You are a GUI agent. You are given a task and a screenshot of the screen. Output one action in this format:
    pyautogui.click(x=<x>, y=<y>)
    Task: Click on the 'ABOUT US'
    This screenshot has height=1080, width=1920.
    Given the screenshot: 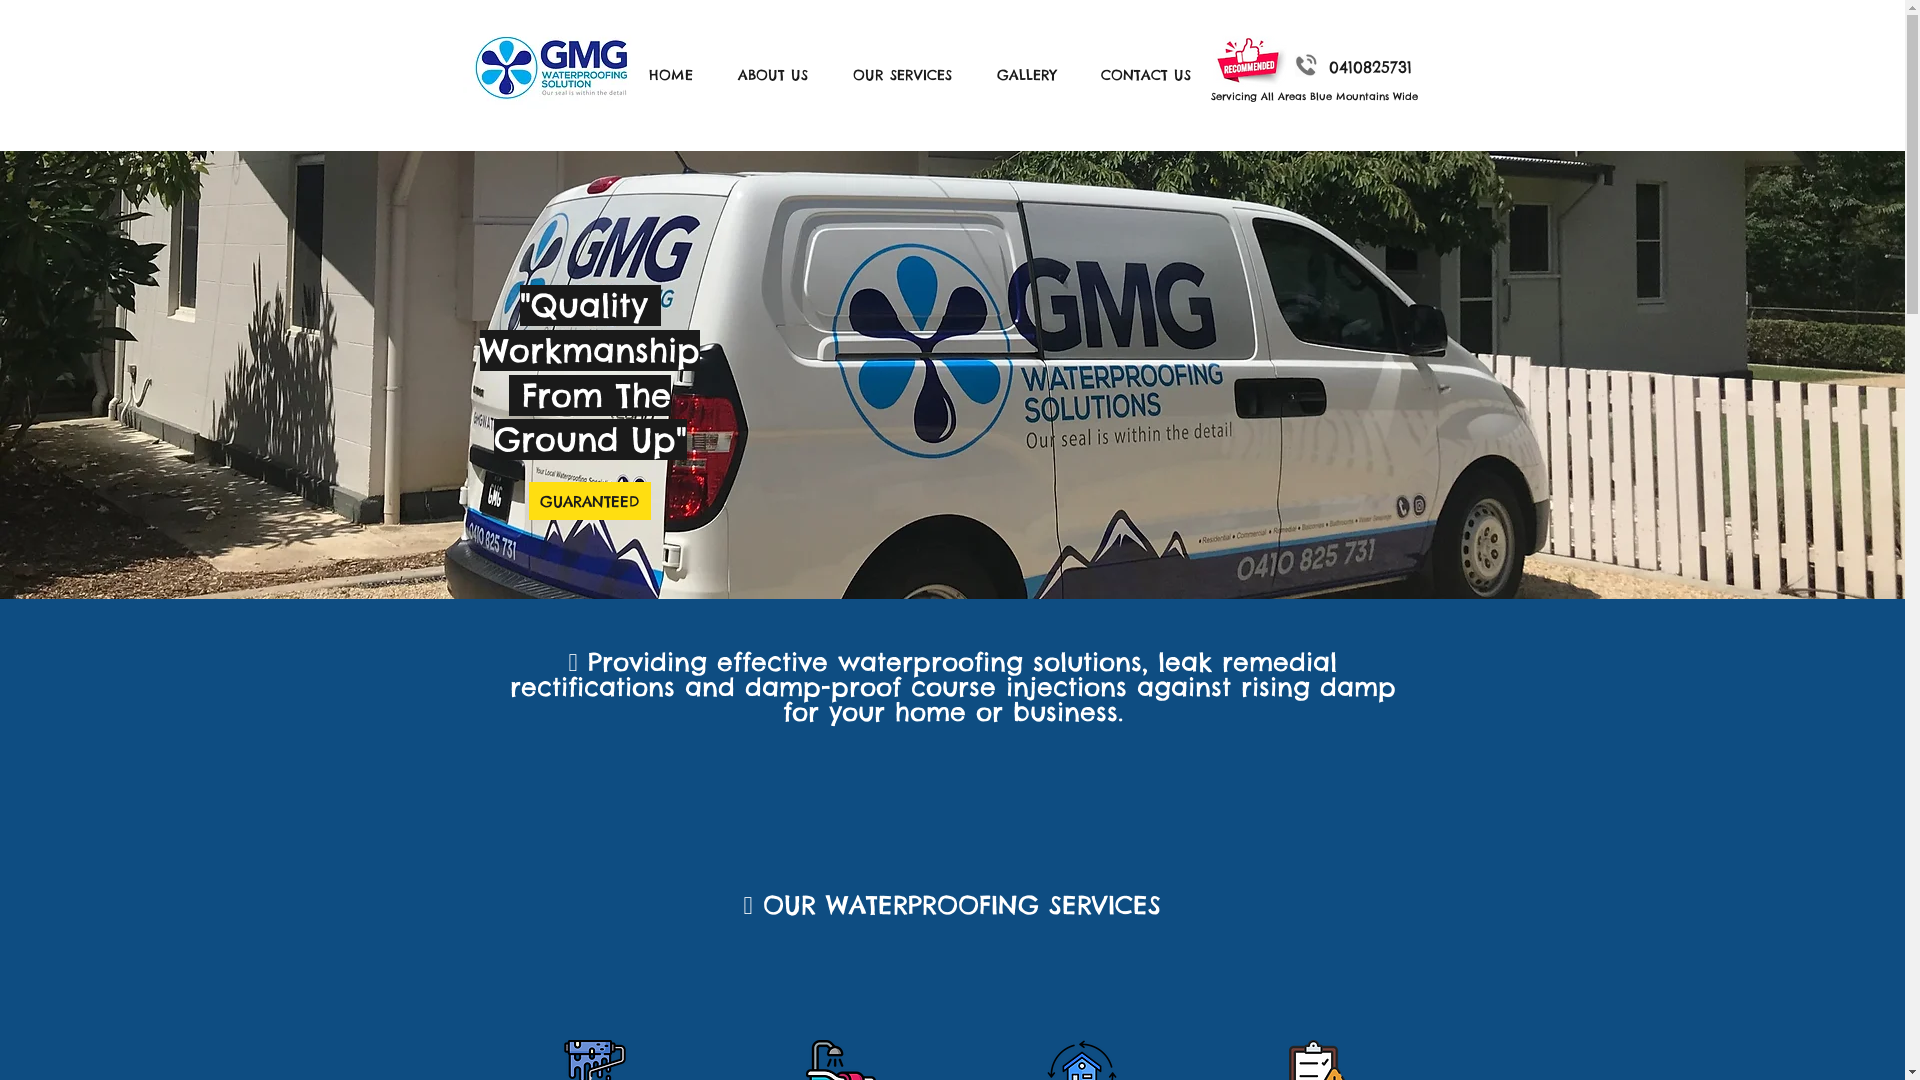 What is the action you would take?
    pyautogui.click(x=778, y=73)
    